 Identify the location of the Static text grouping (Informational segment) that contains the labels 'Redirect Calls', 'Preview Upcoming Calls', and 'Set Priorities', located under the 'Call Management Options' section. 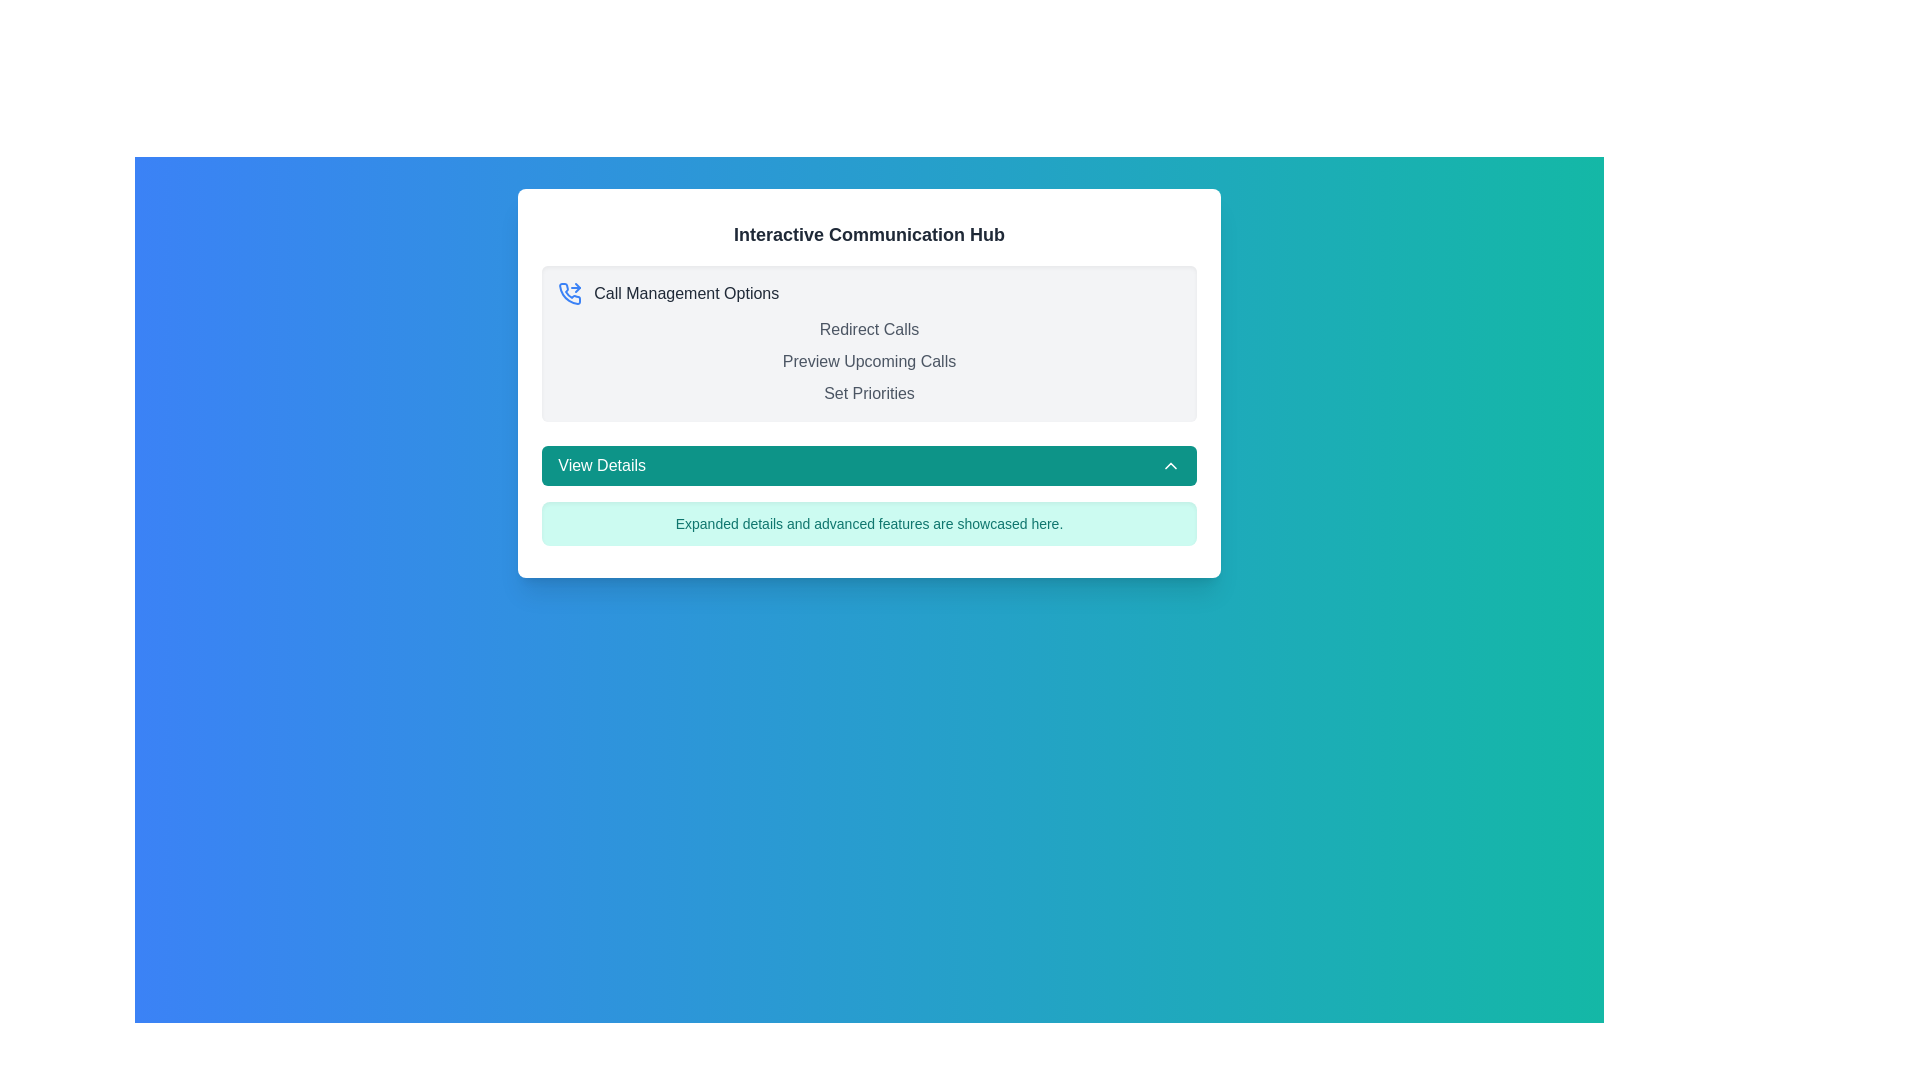
(869, 362).